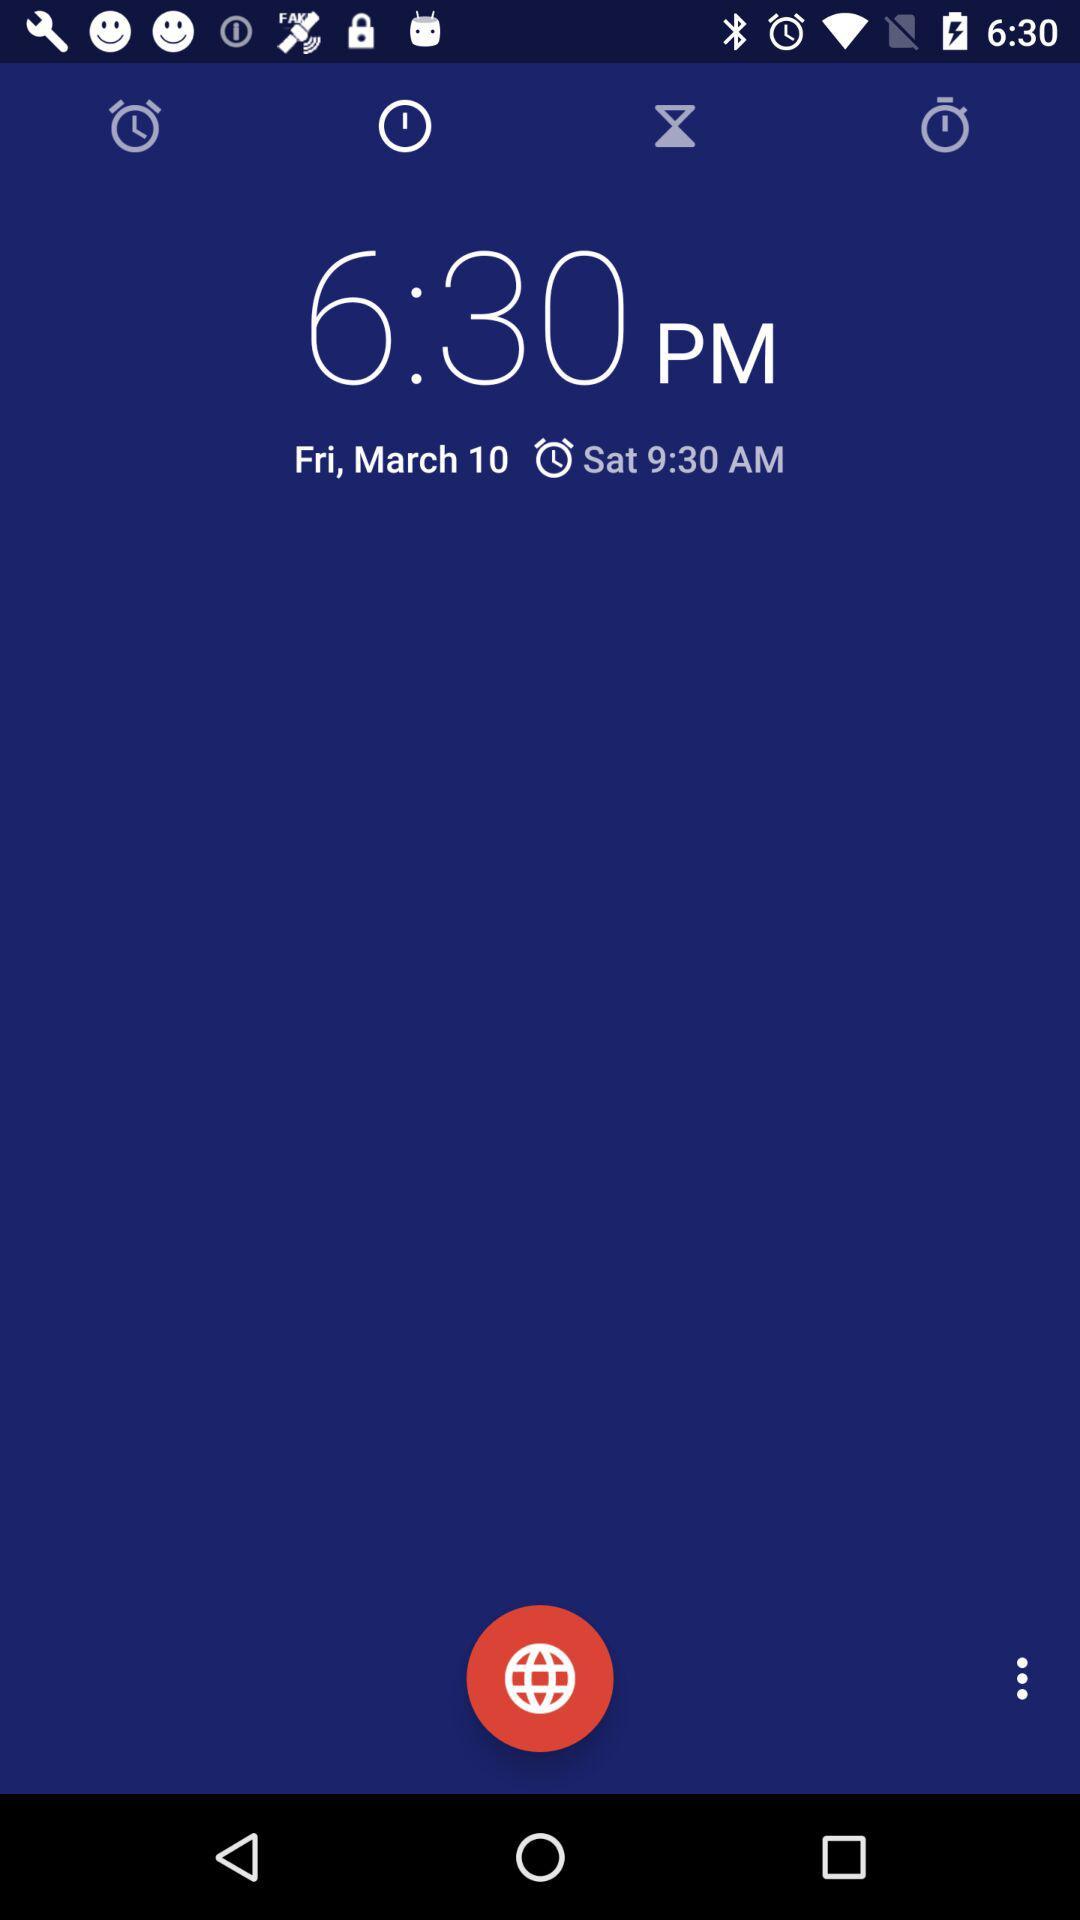 The image size is (1080, 1920). What do you see at coordinates (1027, 1678) in the screenshot?
I see `the more icon` at bounding box center [1027, 1678].